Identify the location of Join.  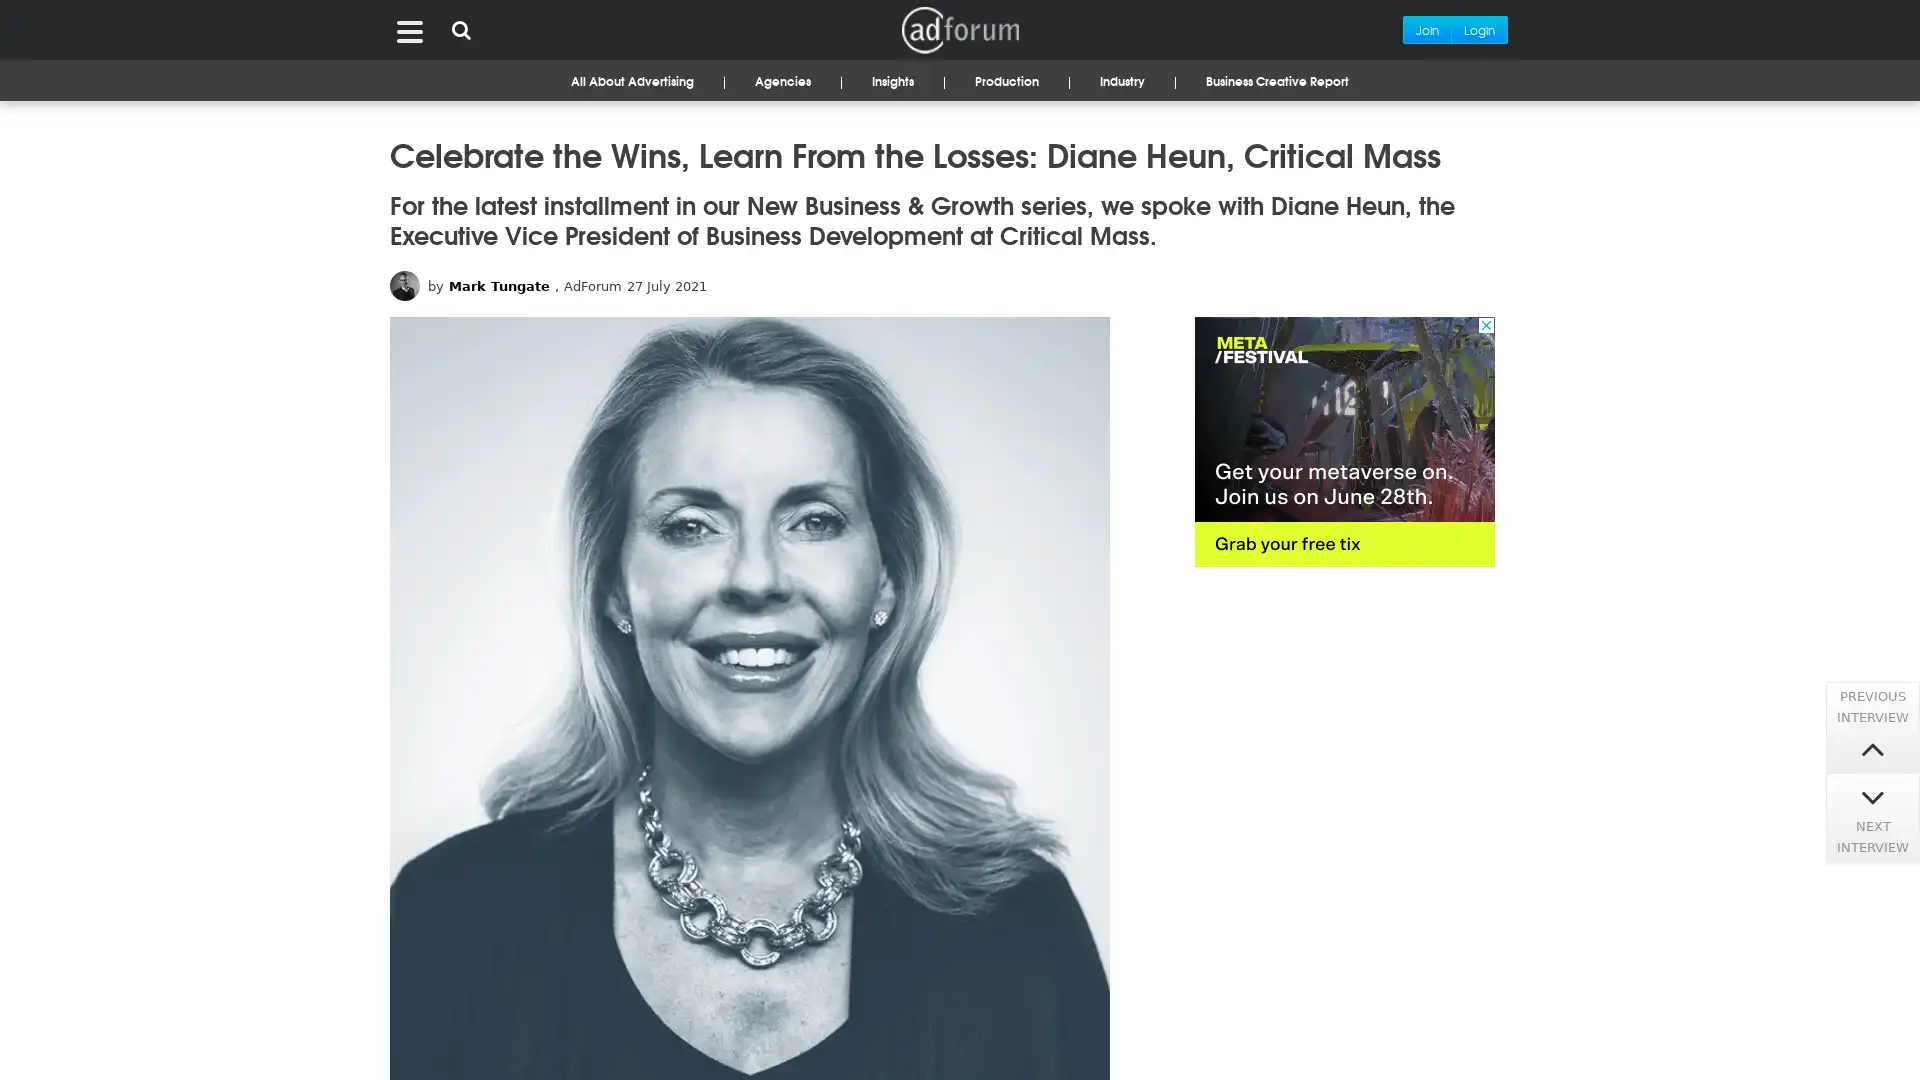
(1426, 30).